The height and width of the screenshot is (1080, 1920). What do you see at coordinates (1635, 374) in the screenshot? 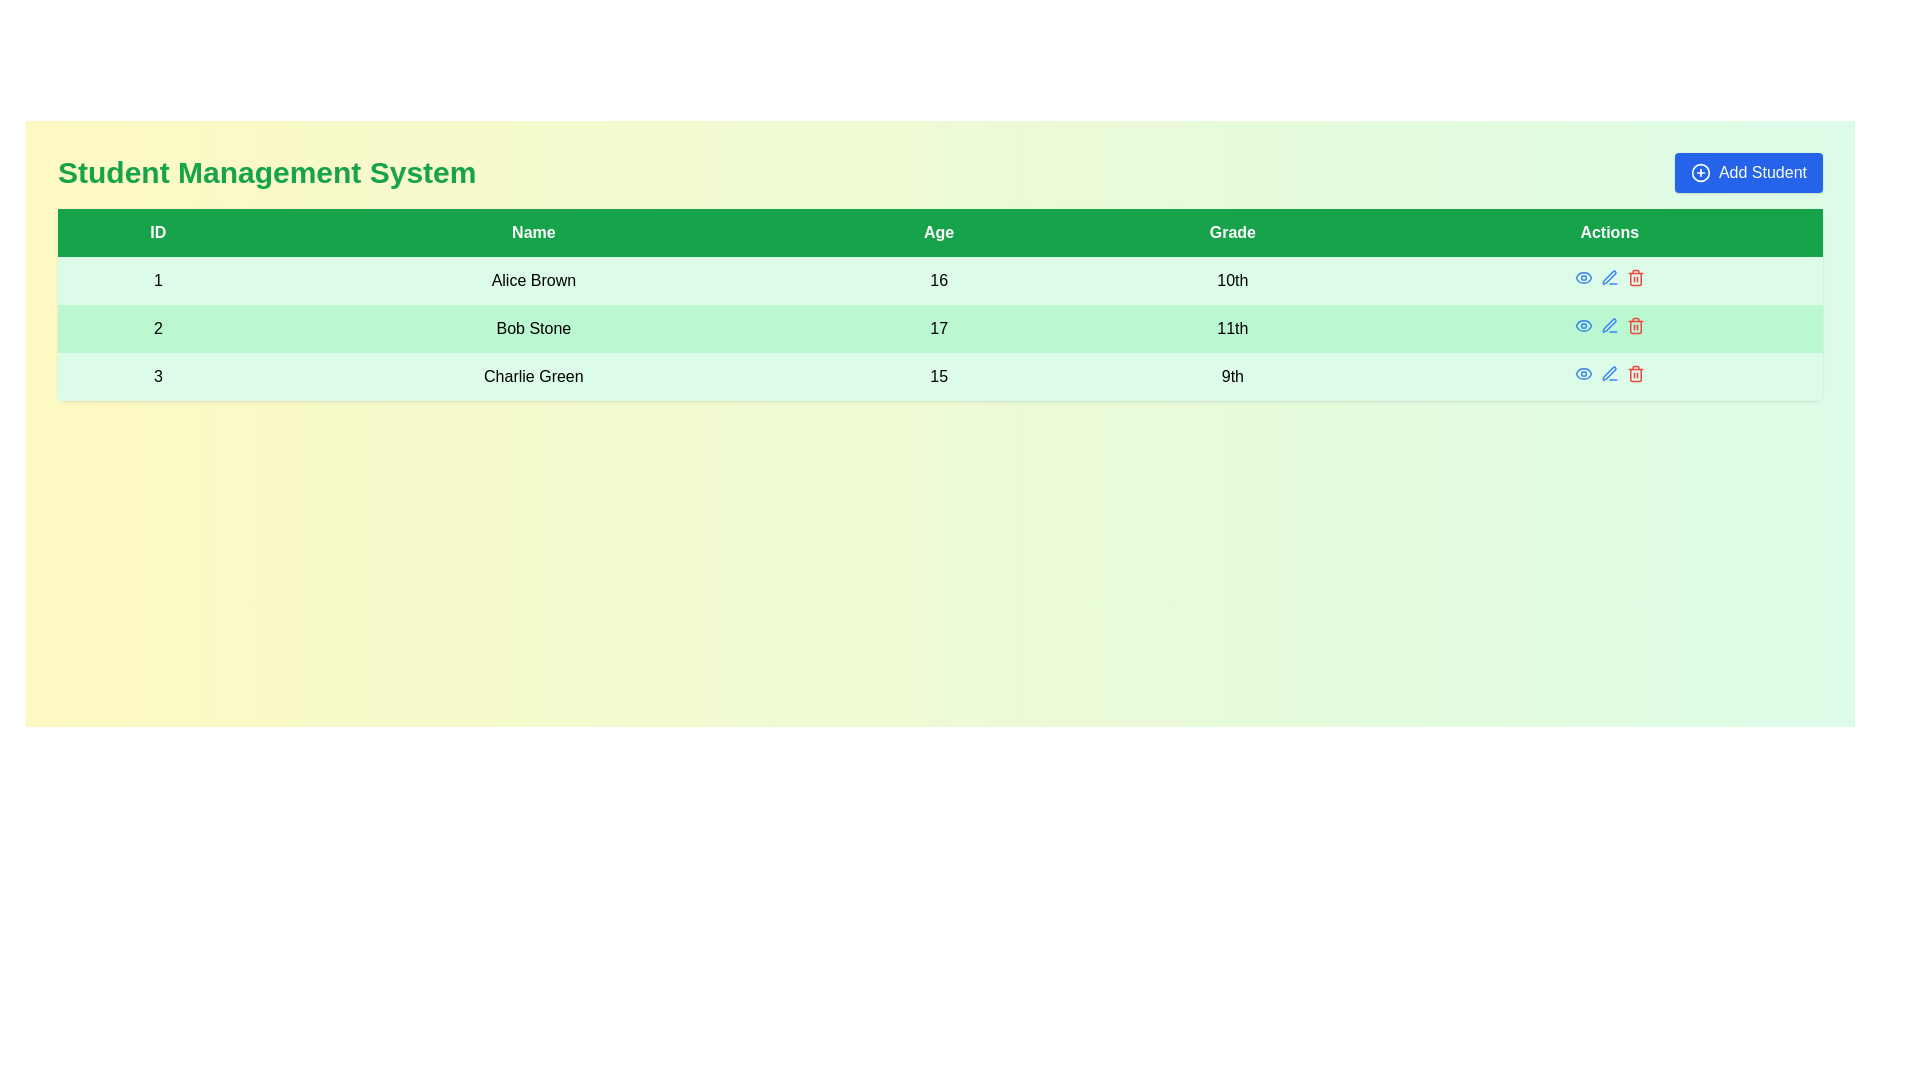
I see `the red trash can icon in the actions column of the third row corresponding to Charlie Green to initiate the delete action` at bounding box center [1635, 374].